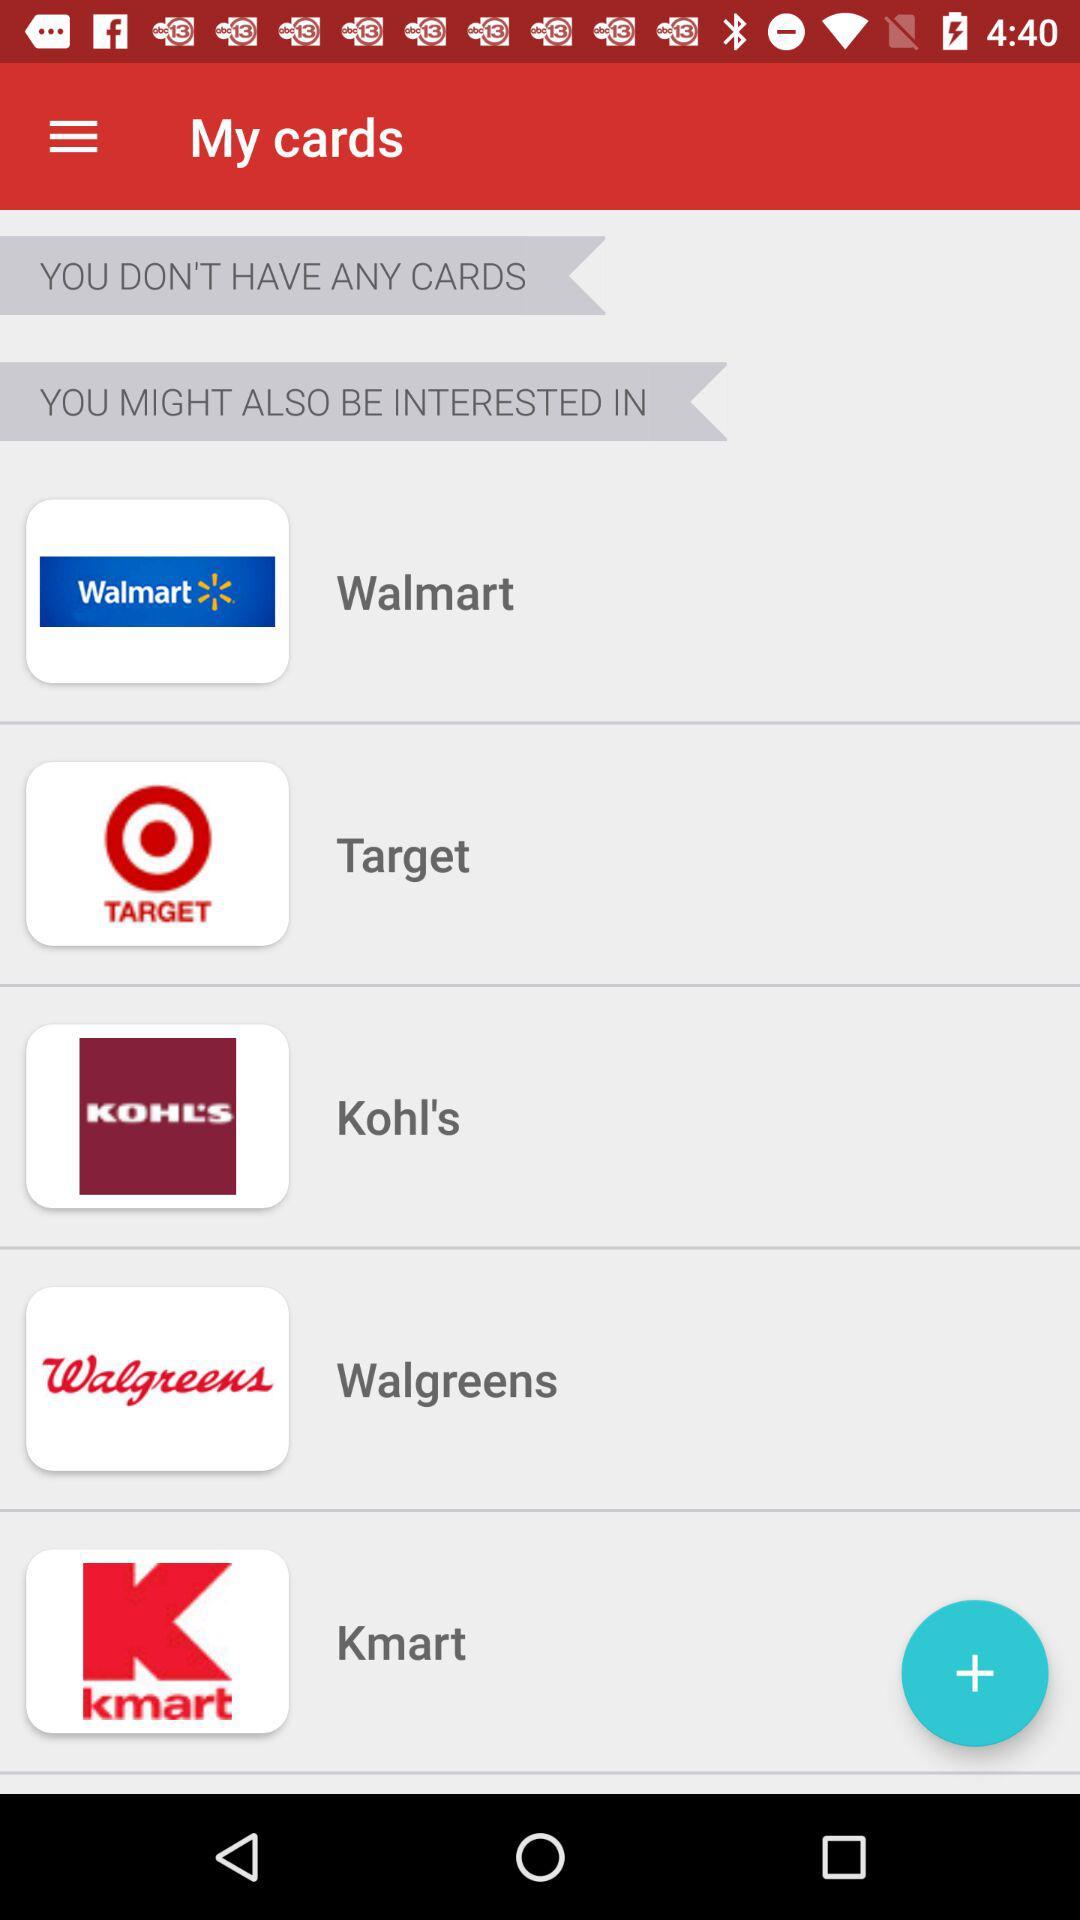 The width and height of the screenshot is (1080, 1920). What do you see at coordinates (974, 1673) in the screenshot?
I see `icon next to kmart item` at bounding box center [974, 1673].